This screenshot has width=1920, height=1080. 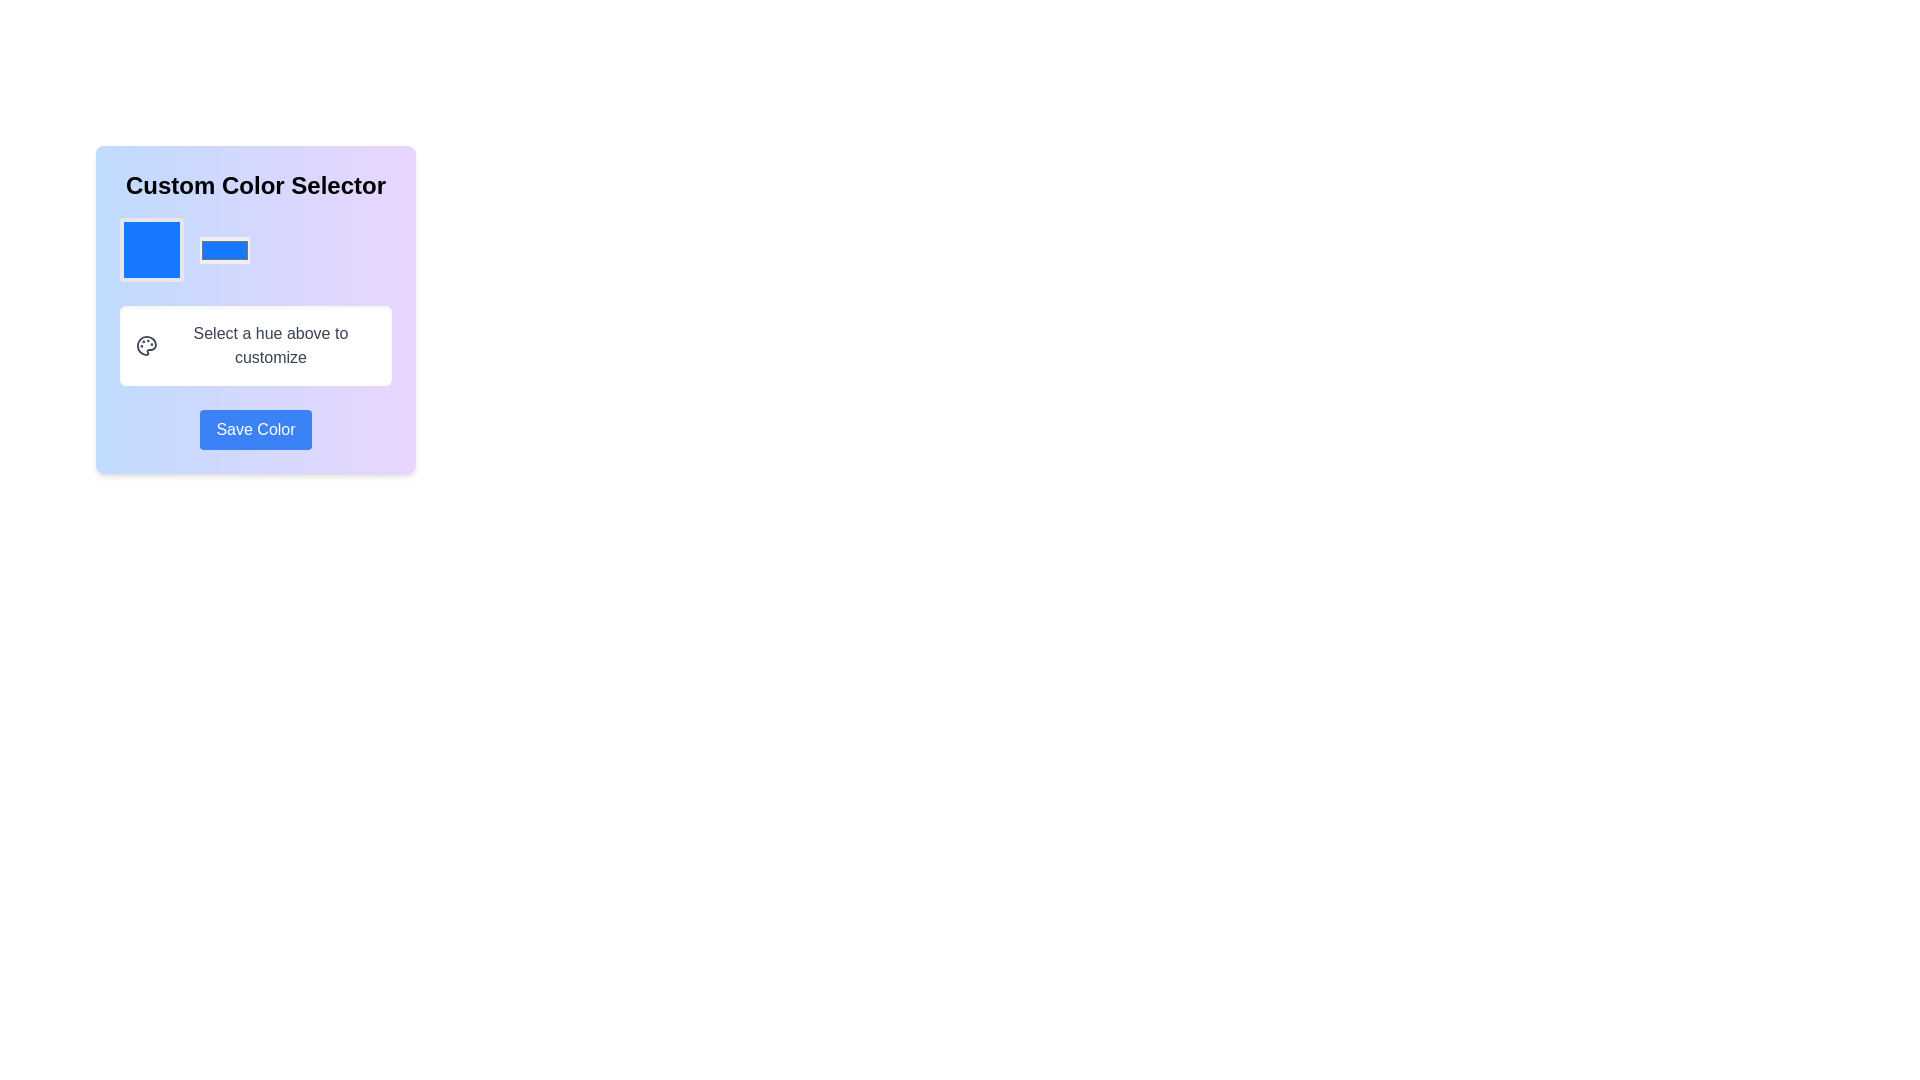 What do you see at coordinates (145, 345) in the screenshot?
I see `the color customization icon located in the middle-left section of the card-like panel, which is positioned to the left of the 'Select a hue above to customize' text and above the 'Save Color' button` at bounding box center [145, 345].